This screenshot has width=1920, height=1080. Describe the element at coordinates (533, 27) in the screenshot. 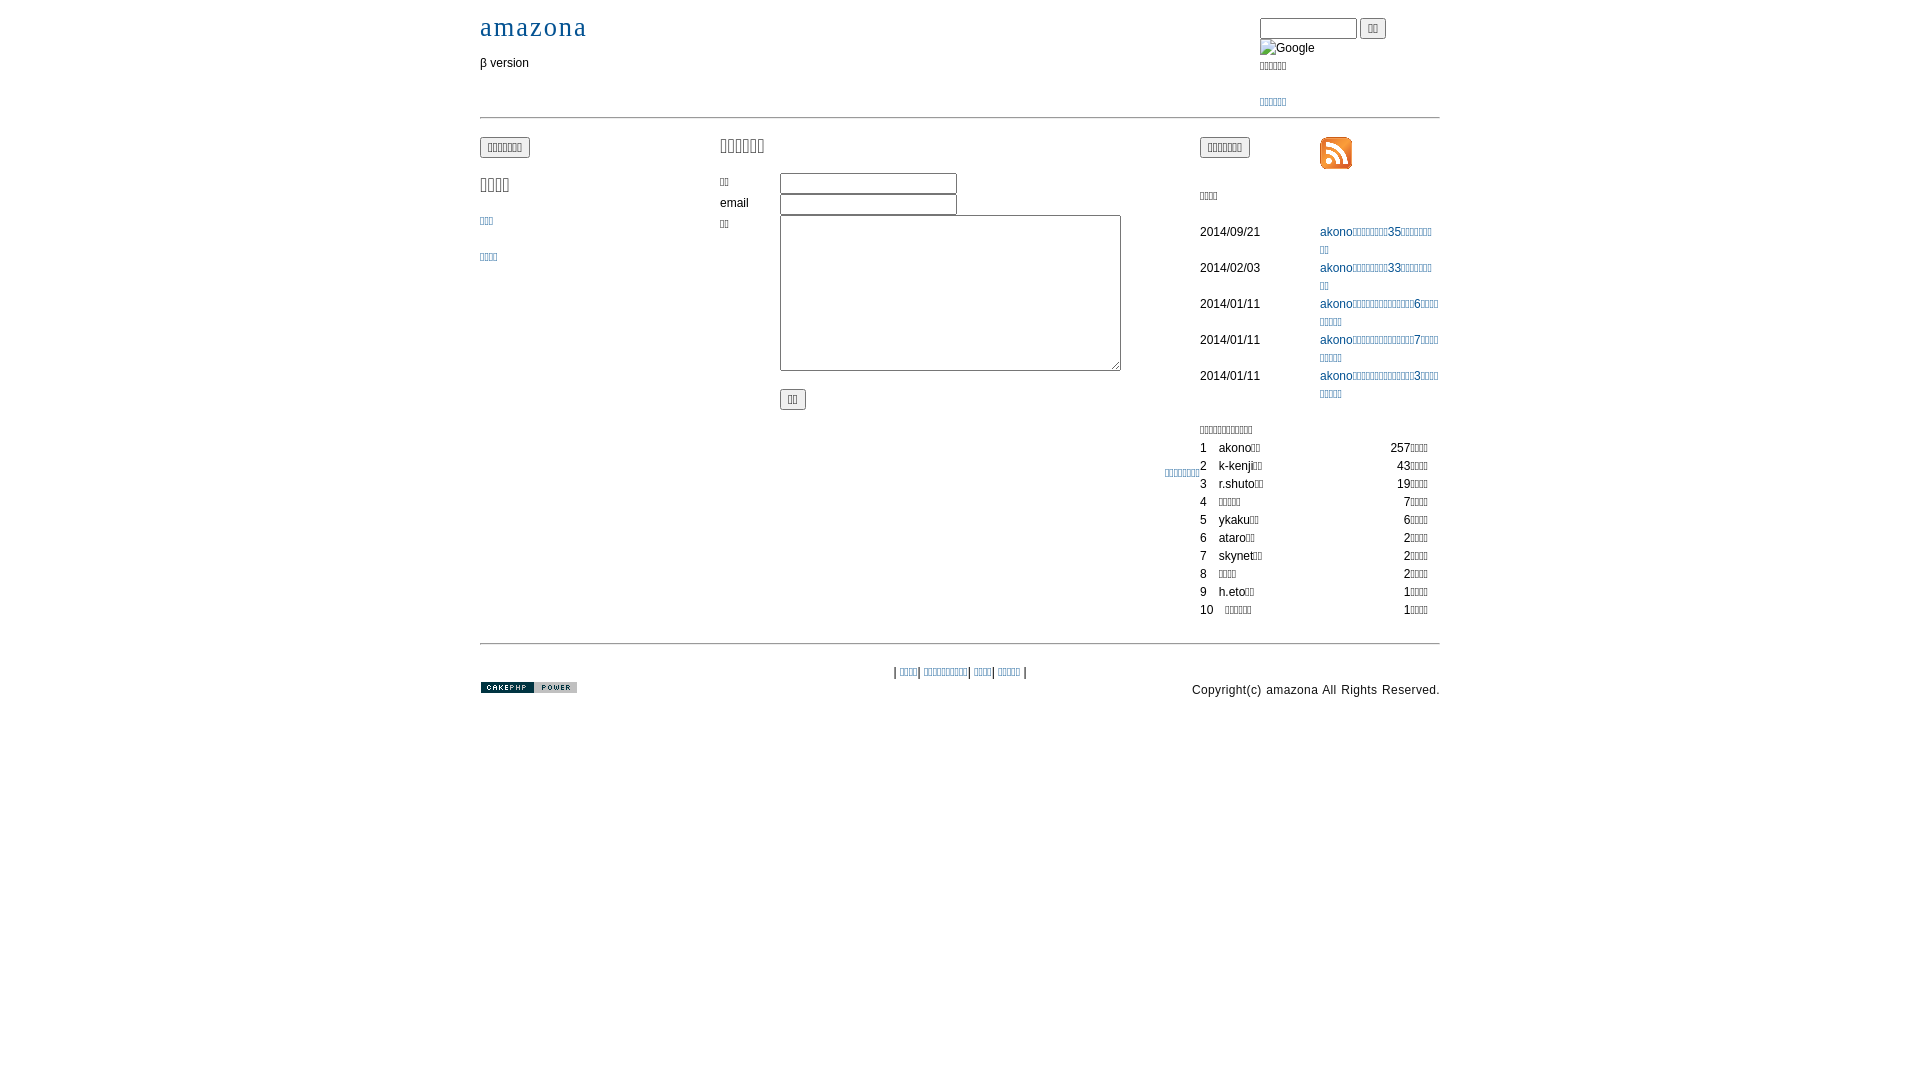

I see `'amazona'` at that location.